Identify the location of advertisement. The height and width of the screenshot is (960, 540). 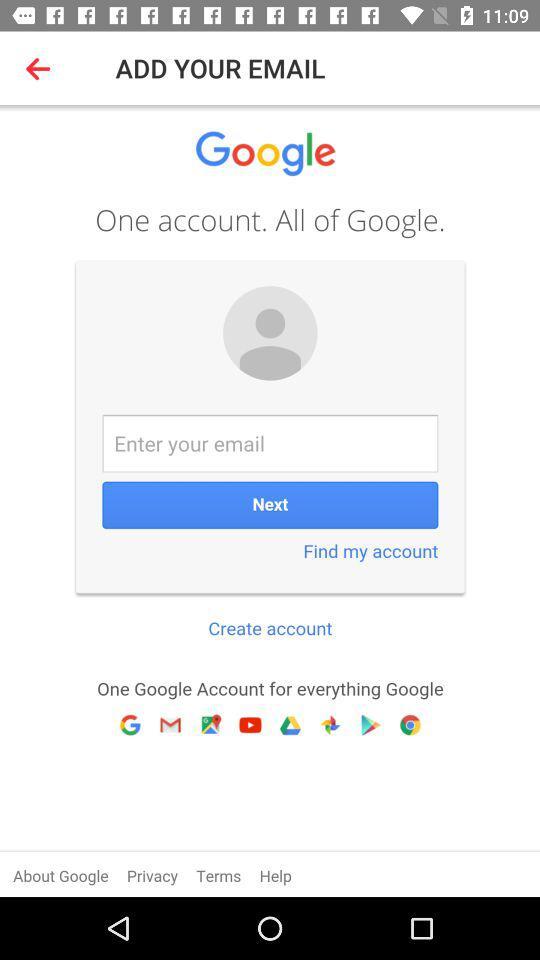
(270, 500).